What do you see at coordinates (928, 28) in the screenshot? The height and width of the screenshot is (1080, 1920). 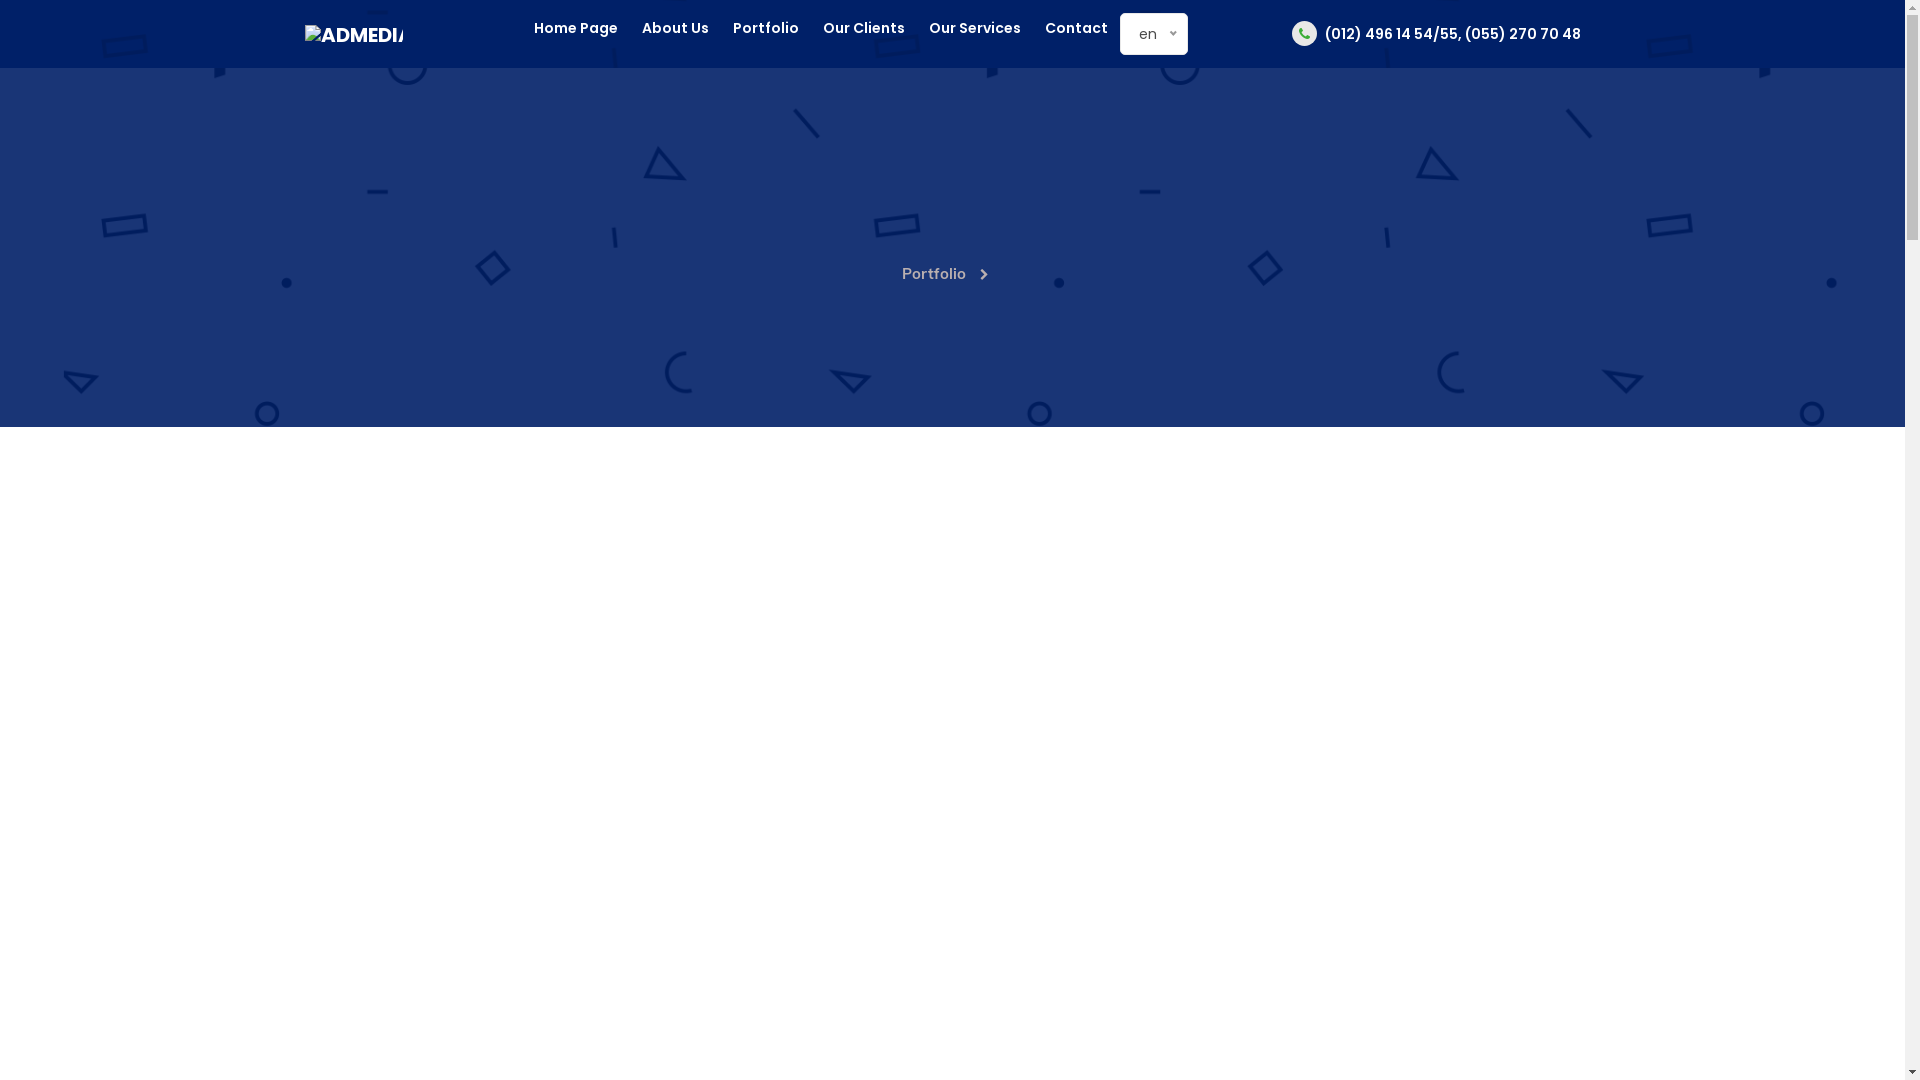 I see `'Our Services'` at bounding box center [928, 28].